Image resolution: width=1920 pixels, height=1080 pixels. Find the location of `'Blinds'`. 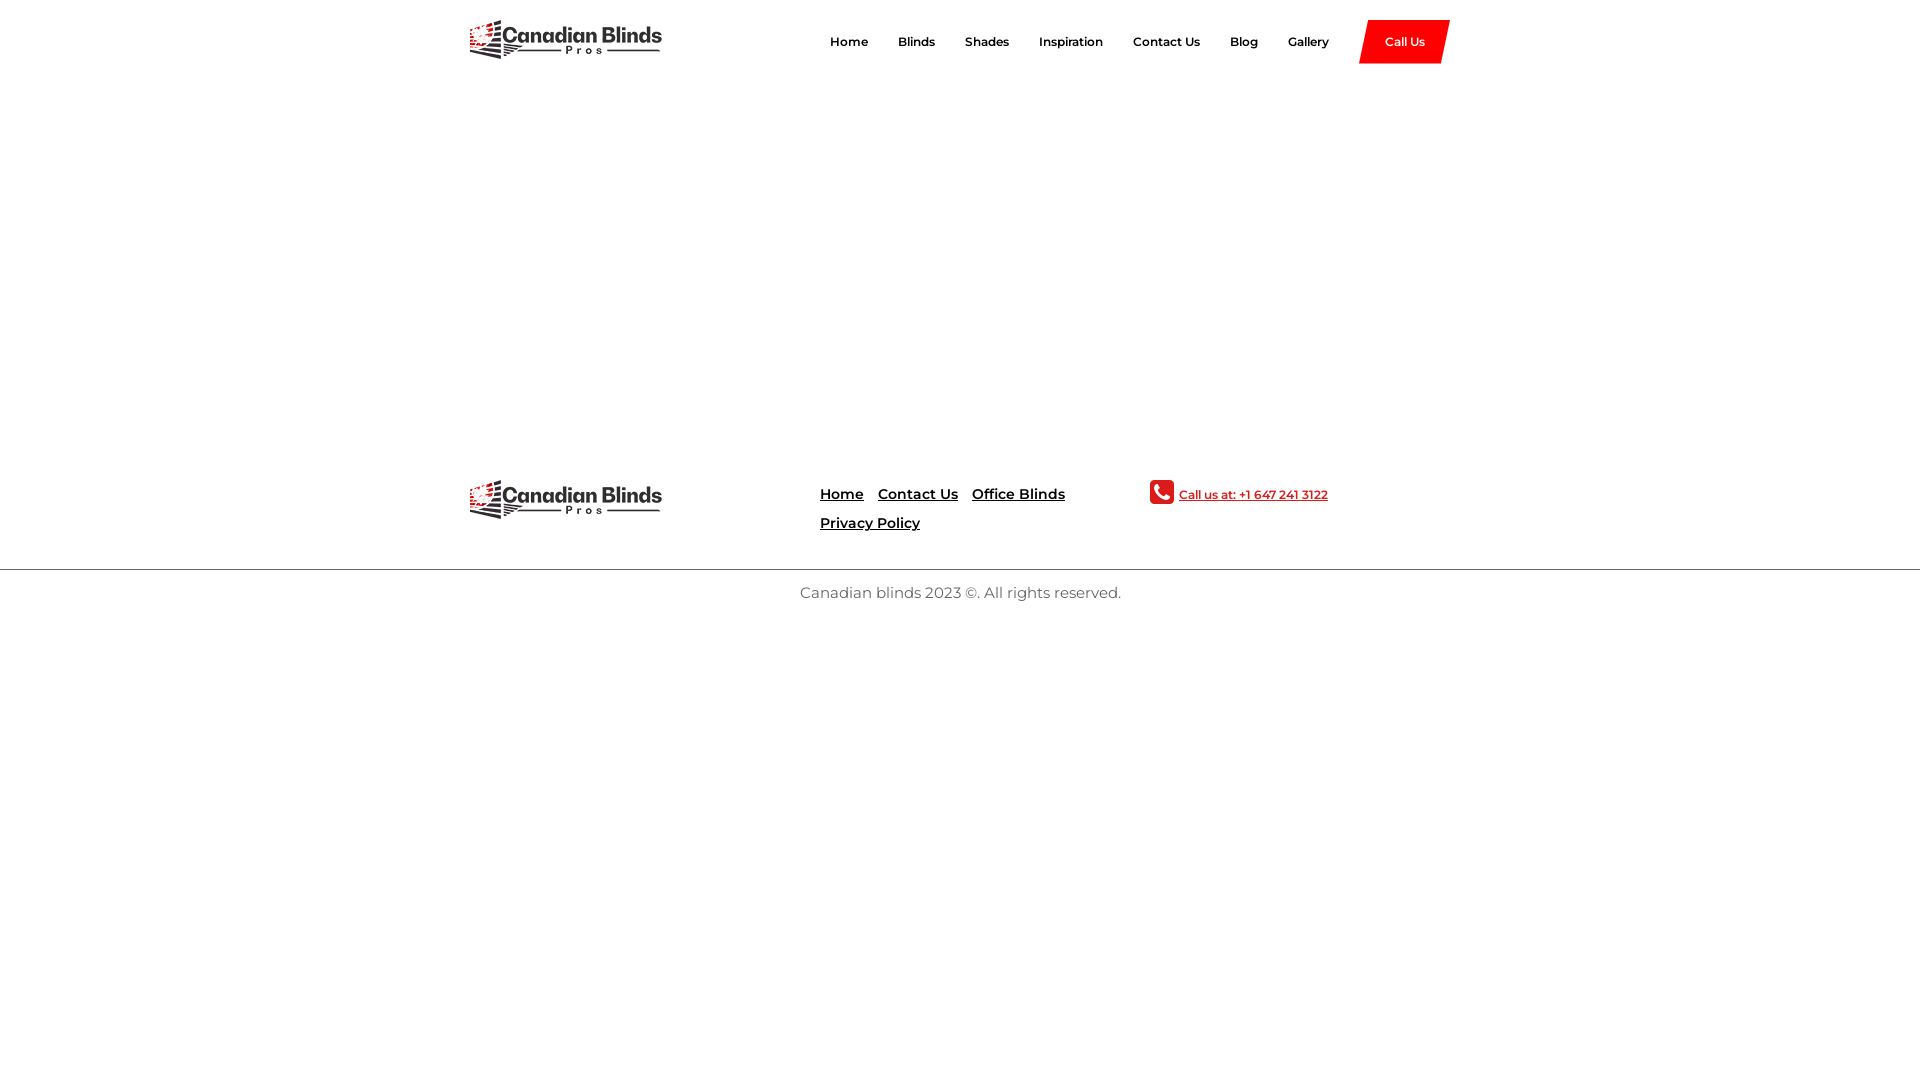

'Blinds' is located at coordinates (900, 42).